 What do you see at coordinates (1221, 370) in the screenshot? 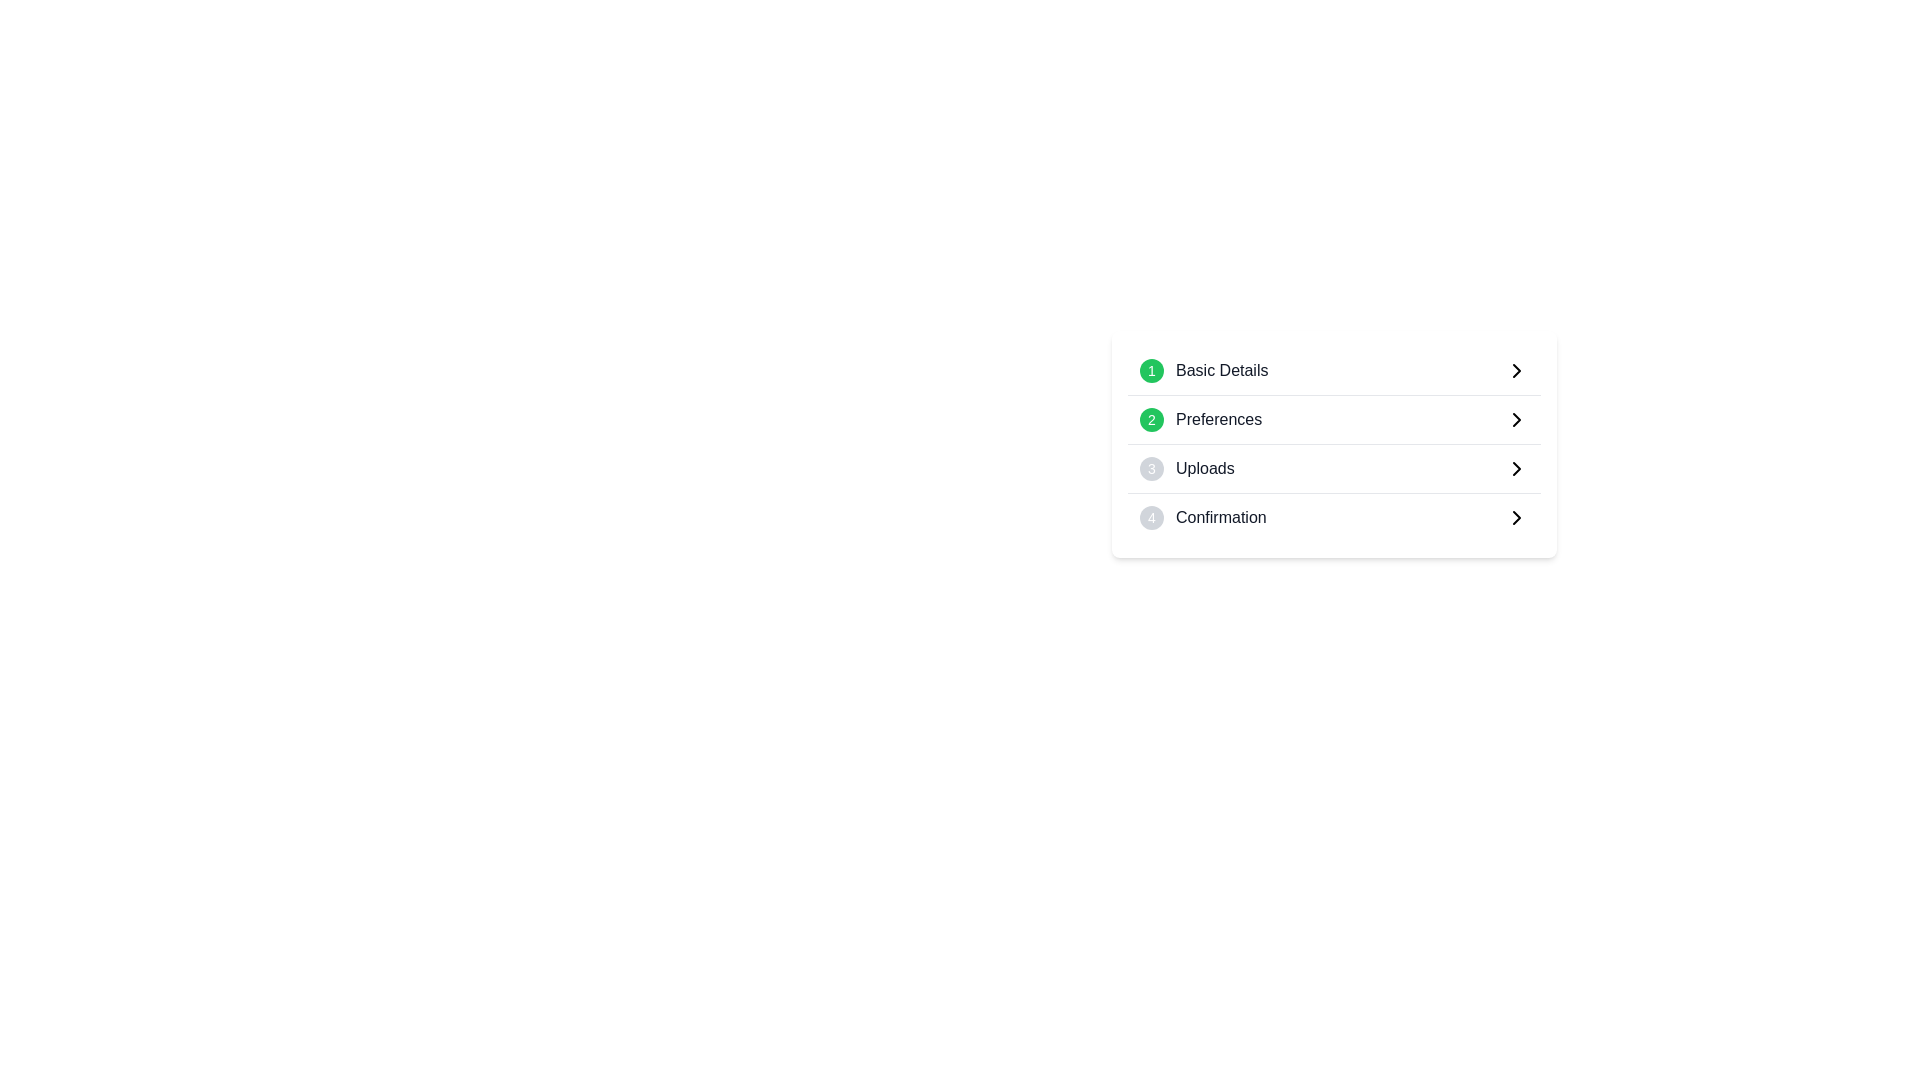
I see `the 'Basic Details' label, which is displayed in bold, dark-gray typography and positioned to the right of a green circular icon with a white '1'` at bounding box center [1221, 370].